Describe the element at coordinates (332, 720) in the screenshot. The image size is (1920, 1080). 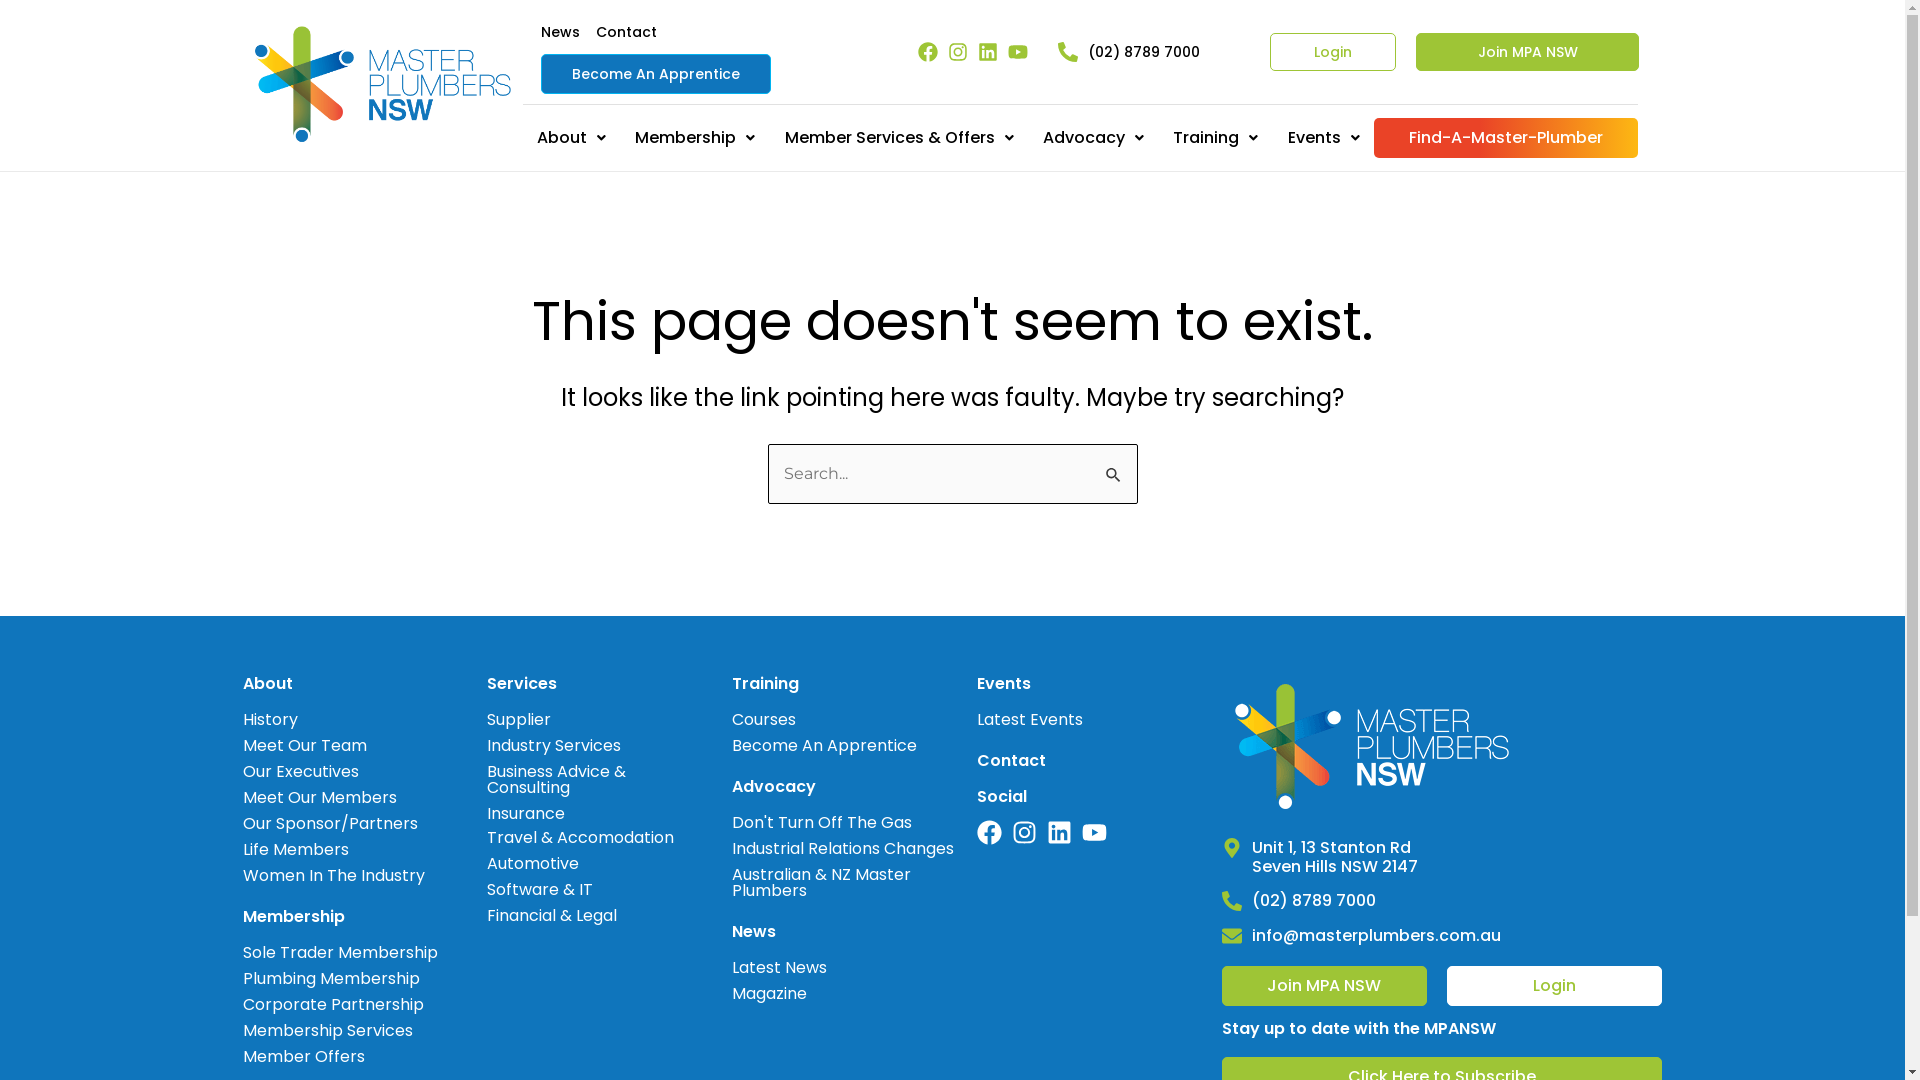
I see `'History'` at that location.